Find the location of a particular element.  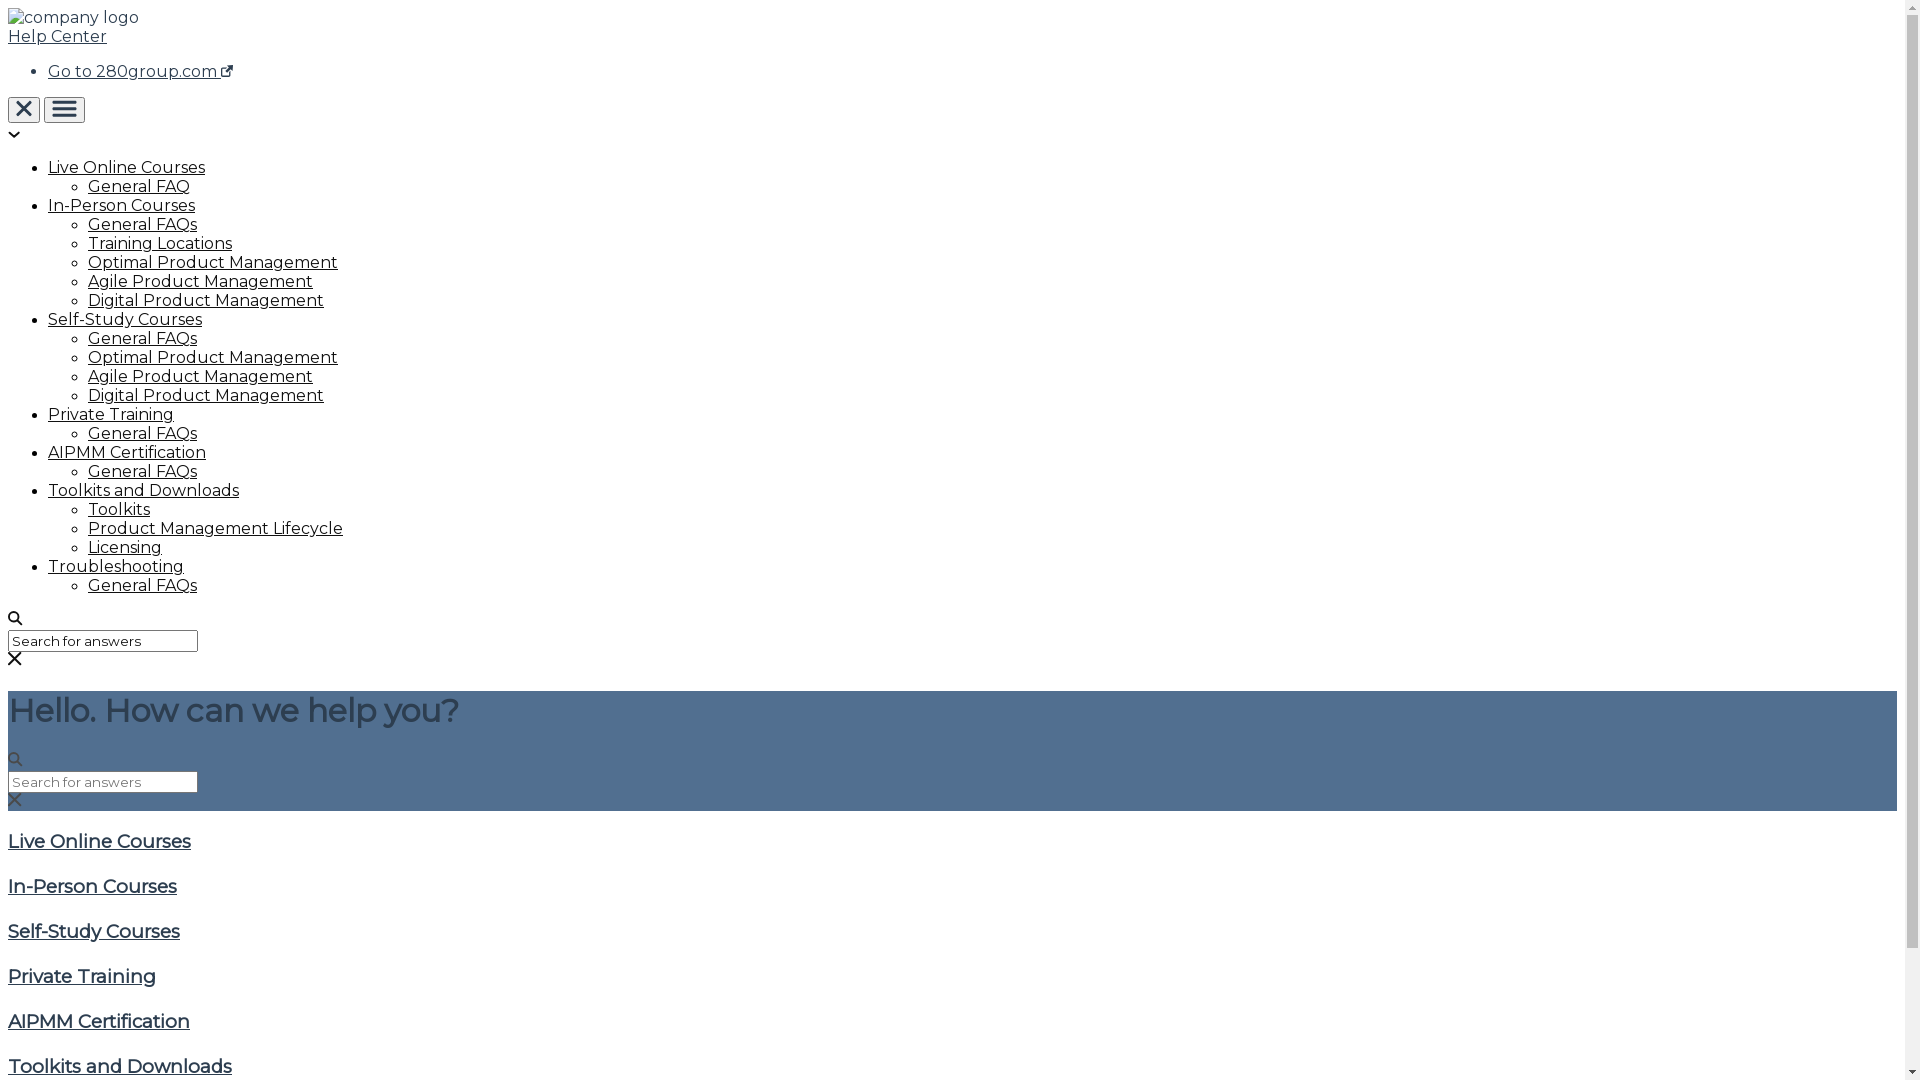

'Live Online Courses' is located at coordinates (125, 166).